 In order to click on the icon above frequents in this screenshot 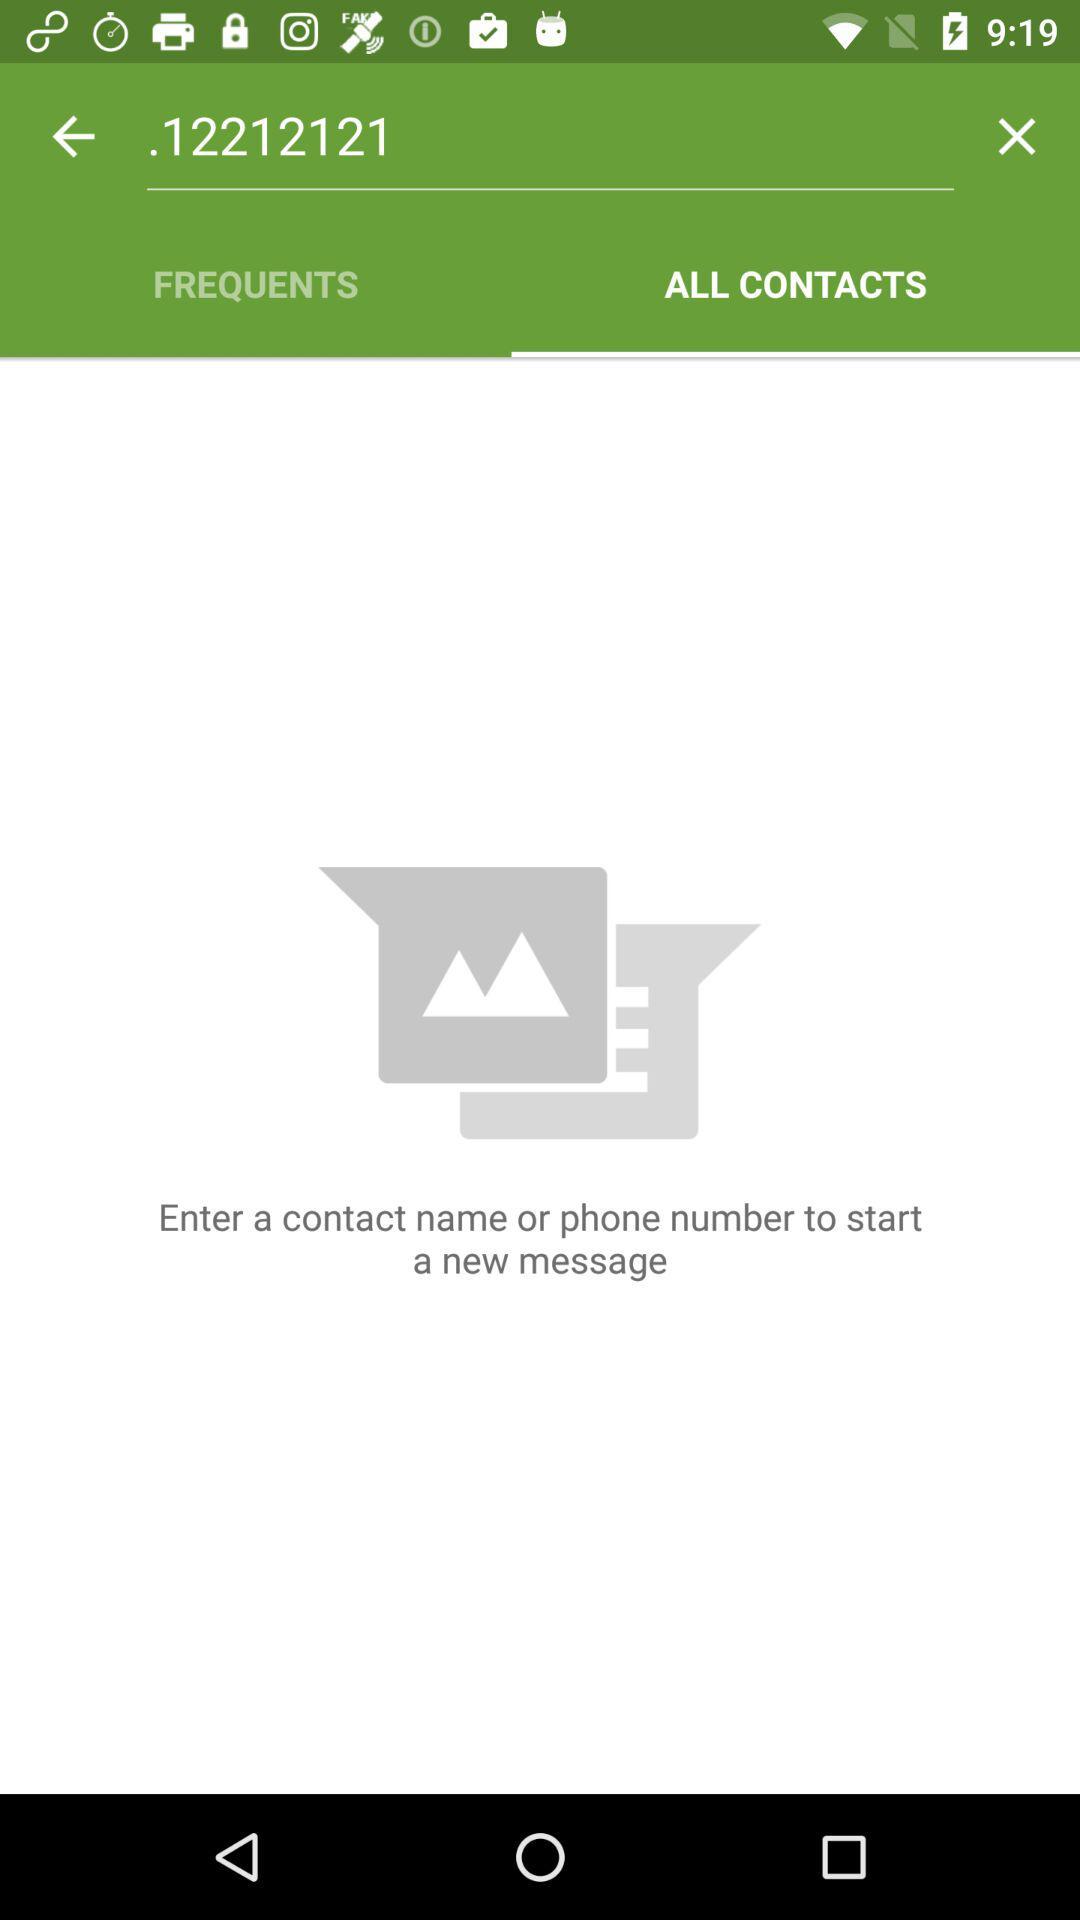, I will do `click(72, 135)`.